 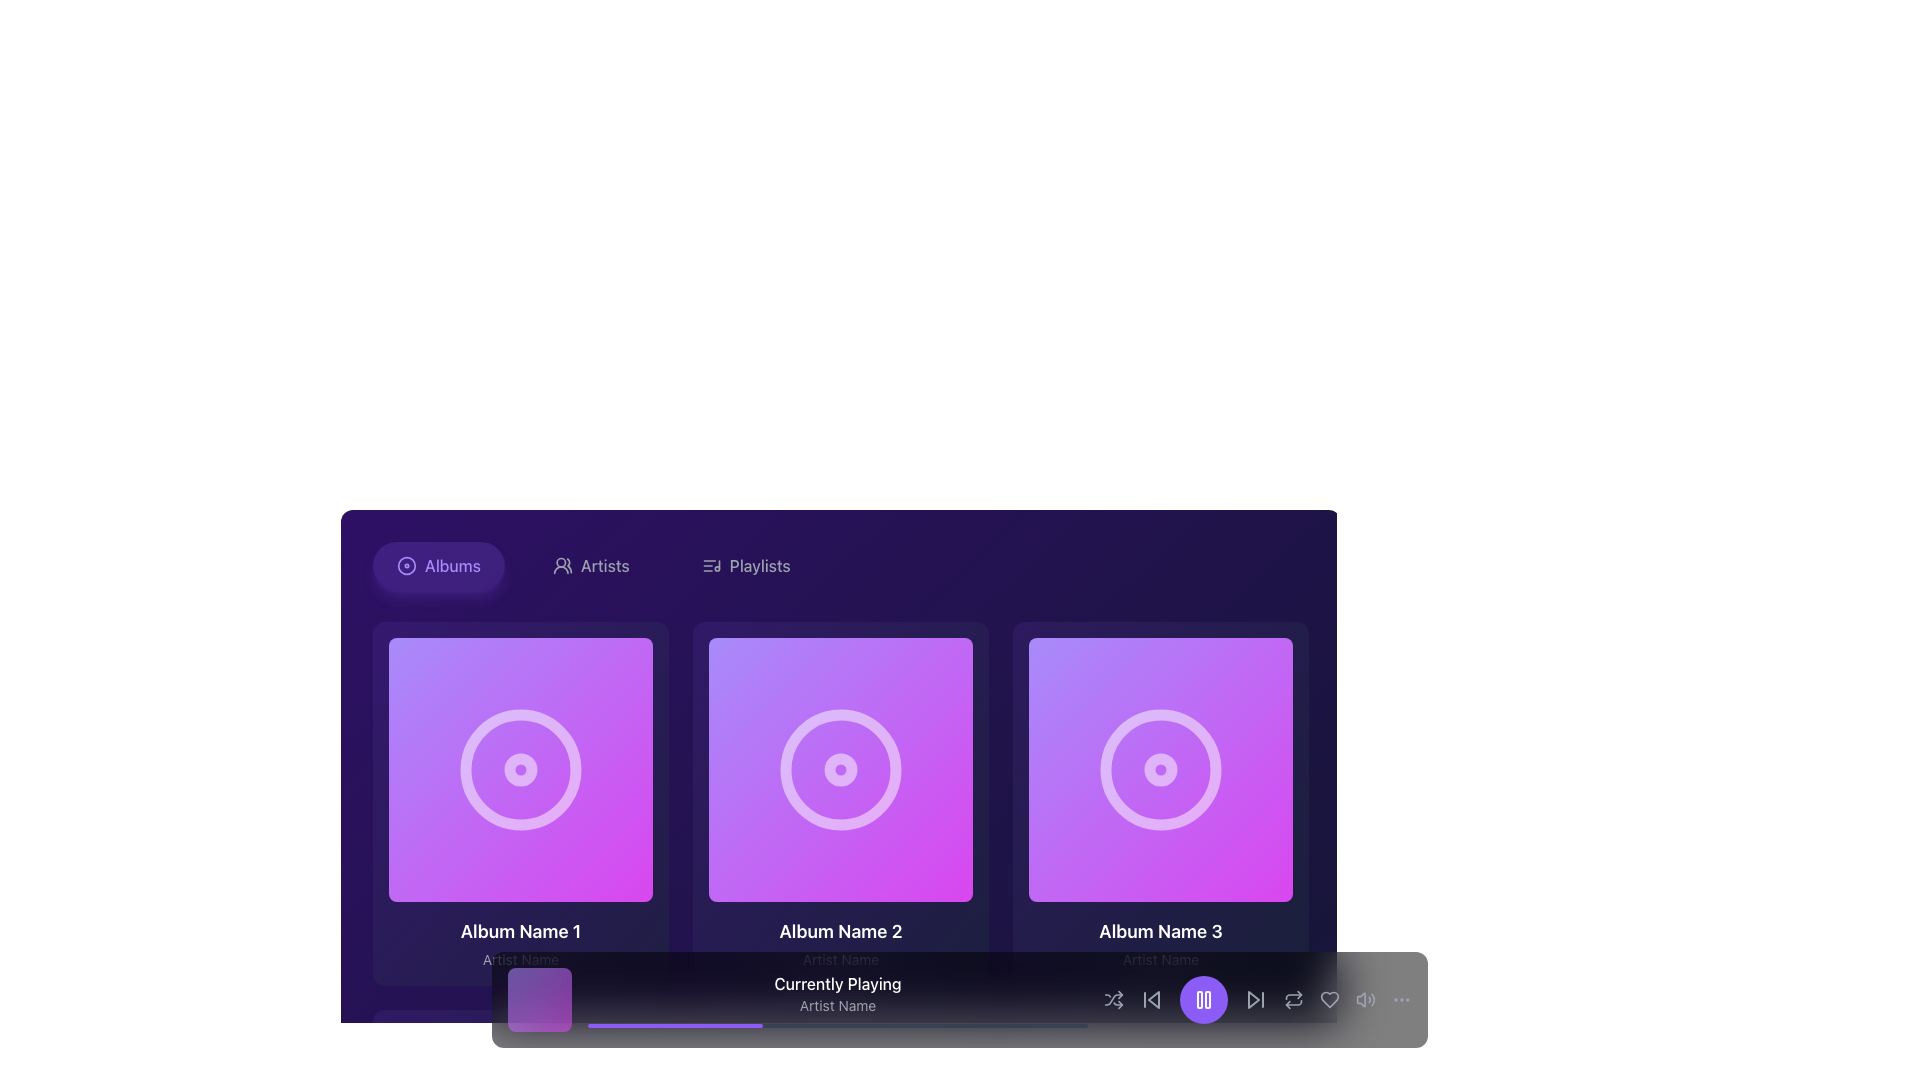 What do you see at coordinates (759, 566) in the screenshot?
I see `the 'Playlists' text label in the top-right section of the navigation bar, which indicates the section's purpose for navigation` at bounding box center [759, 566].